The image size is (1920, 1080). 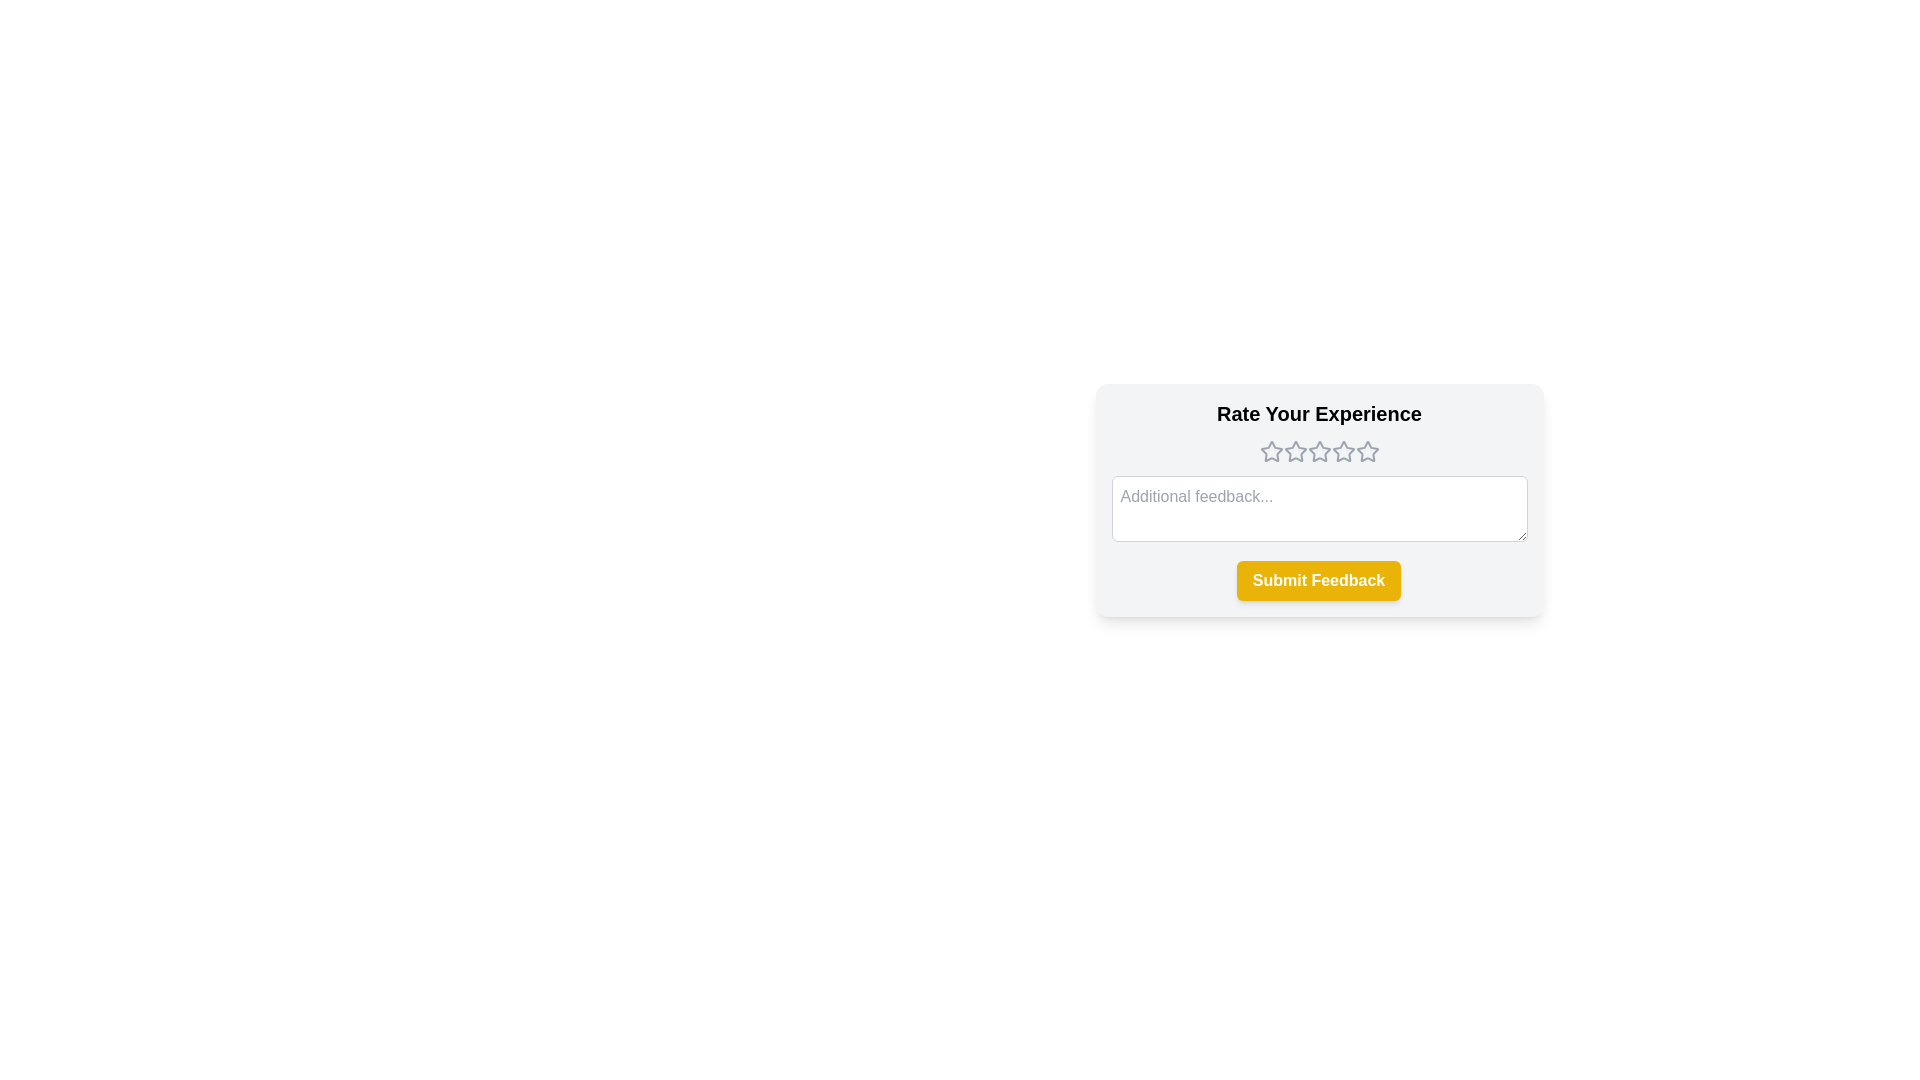 I want to click on the fourth gray star icon in the star rating control group, so click(x=1343, y=451).